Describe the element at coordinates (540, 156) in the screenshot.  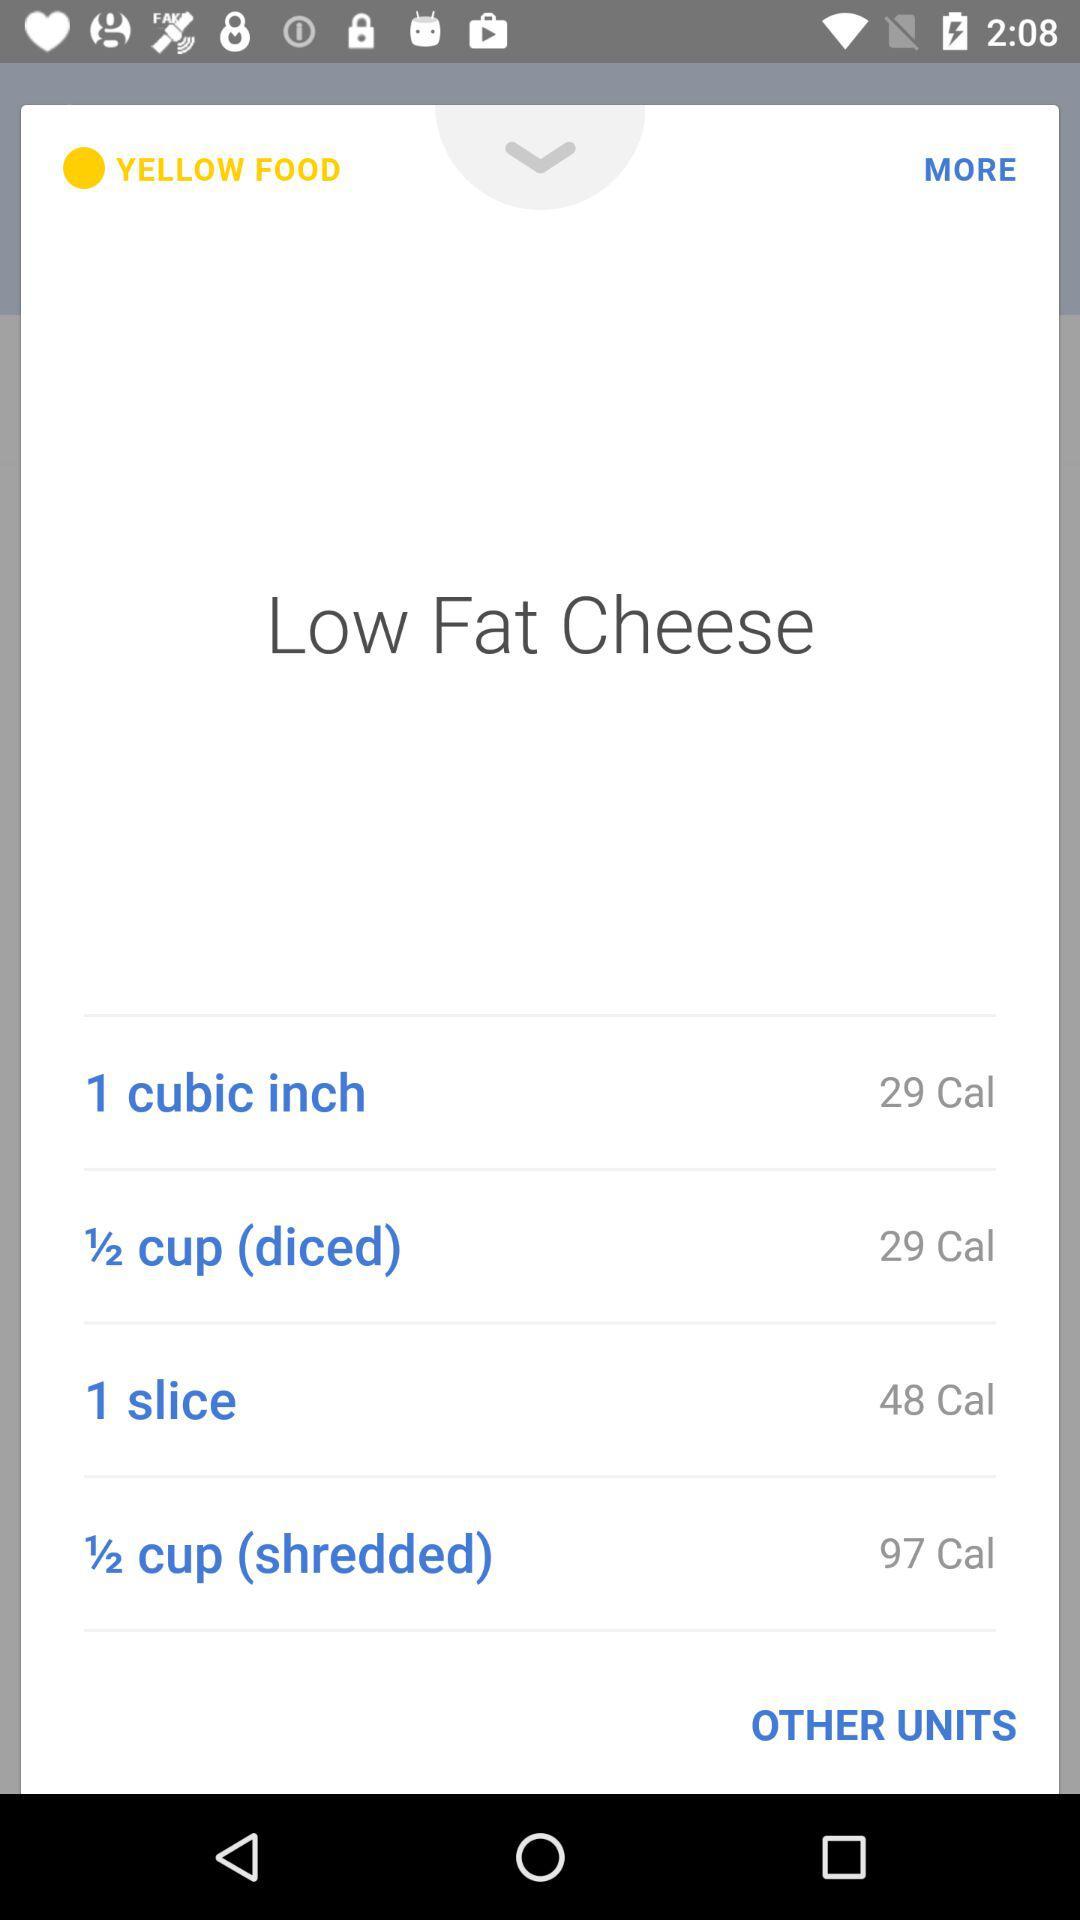
I see `icon next to yellow food` at that location.